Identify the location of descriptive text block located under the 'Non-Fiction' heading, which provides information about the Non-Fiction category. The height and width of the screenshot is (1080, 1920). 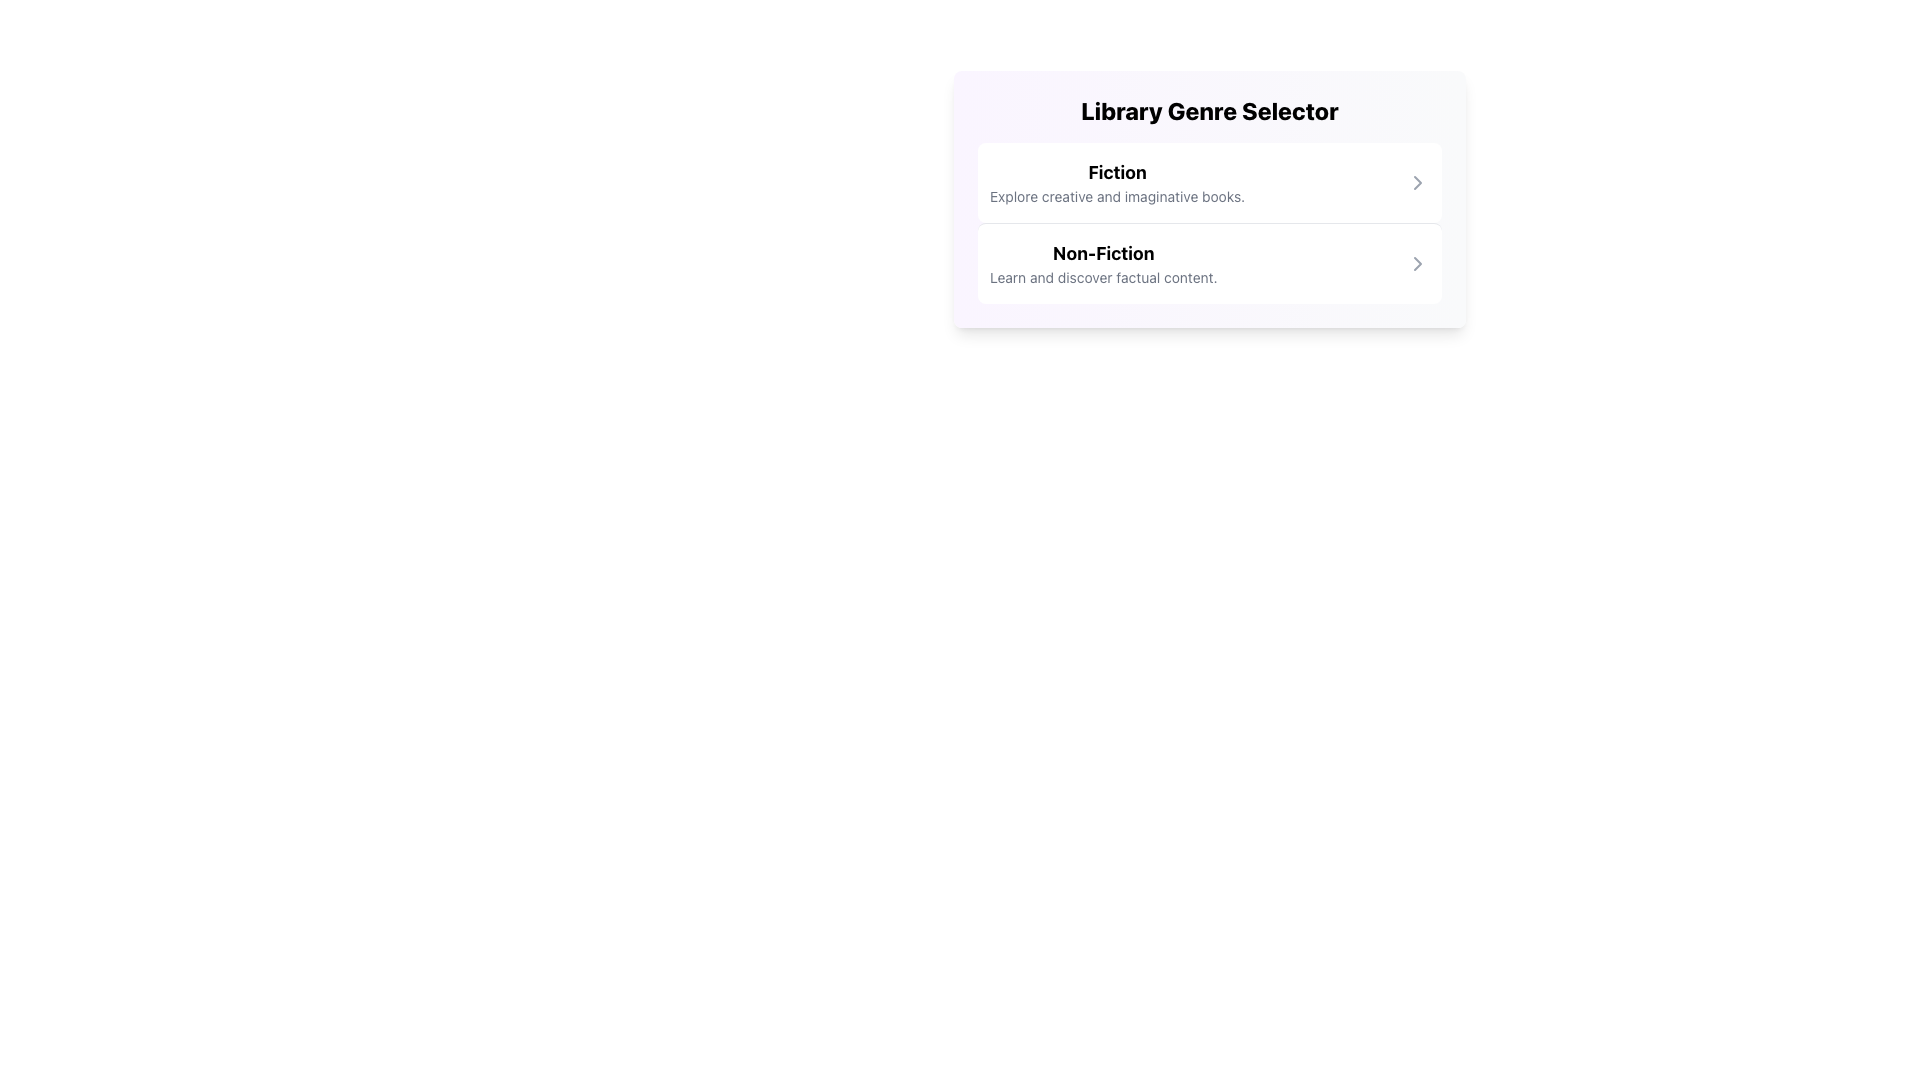
(1102, 277).